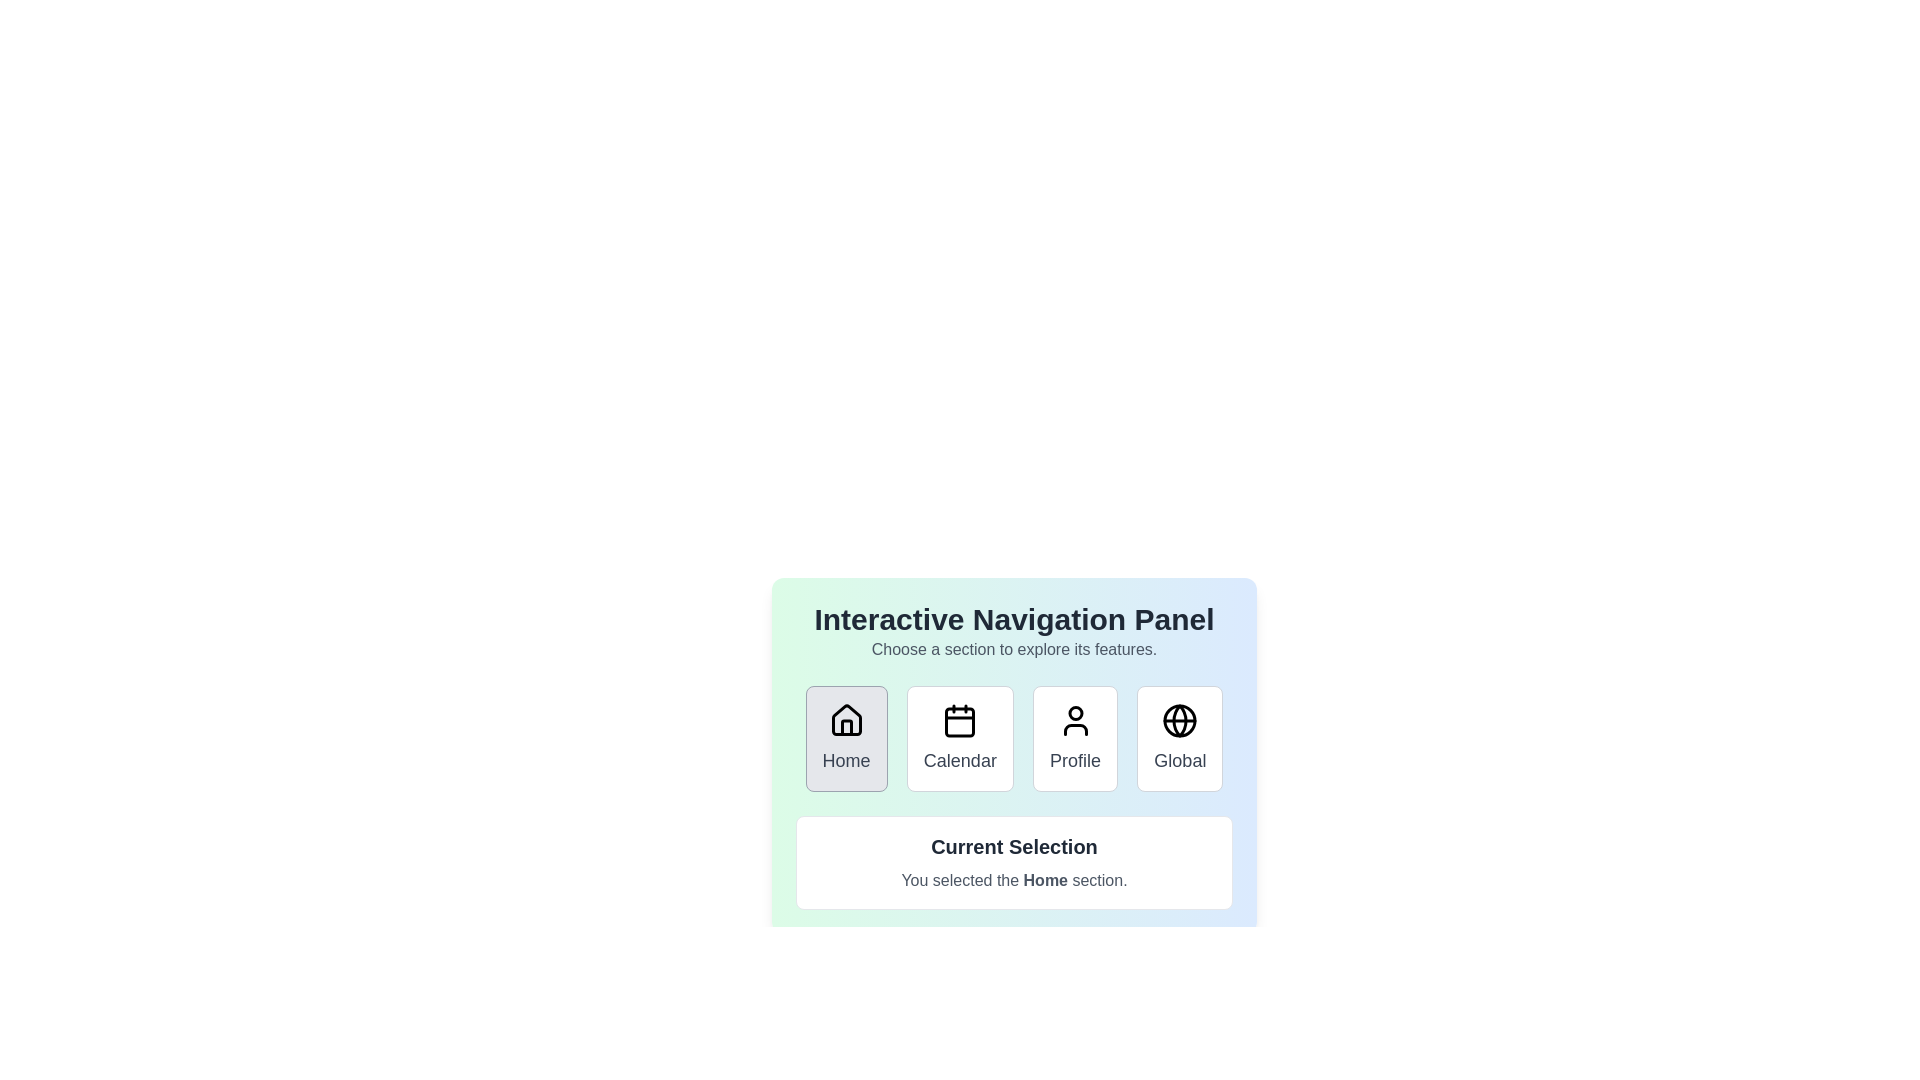 The image size is (1920, 1080). I want to click on the profile icon in the navigation panel, which visually identifies the Profile section, so click(1074, 712).